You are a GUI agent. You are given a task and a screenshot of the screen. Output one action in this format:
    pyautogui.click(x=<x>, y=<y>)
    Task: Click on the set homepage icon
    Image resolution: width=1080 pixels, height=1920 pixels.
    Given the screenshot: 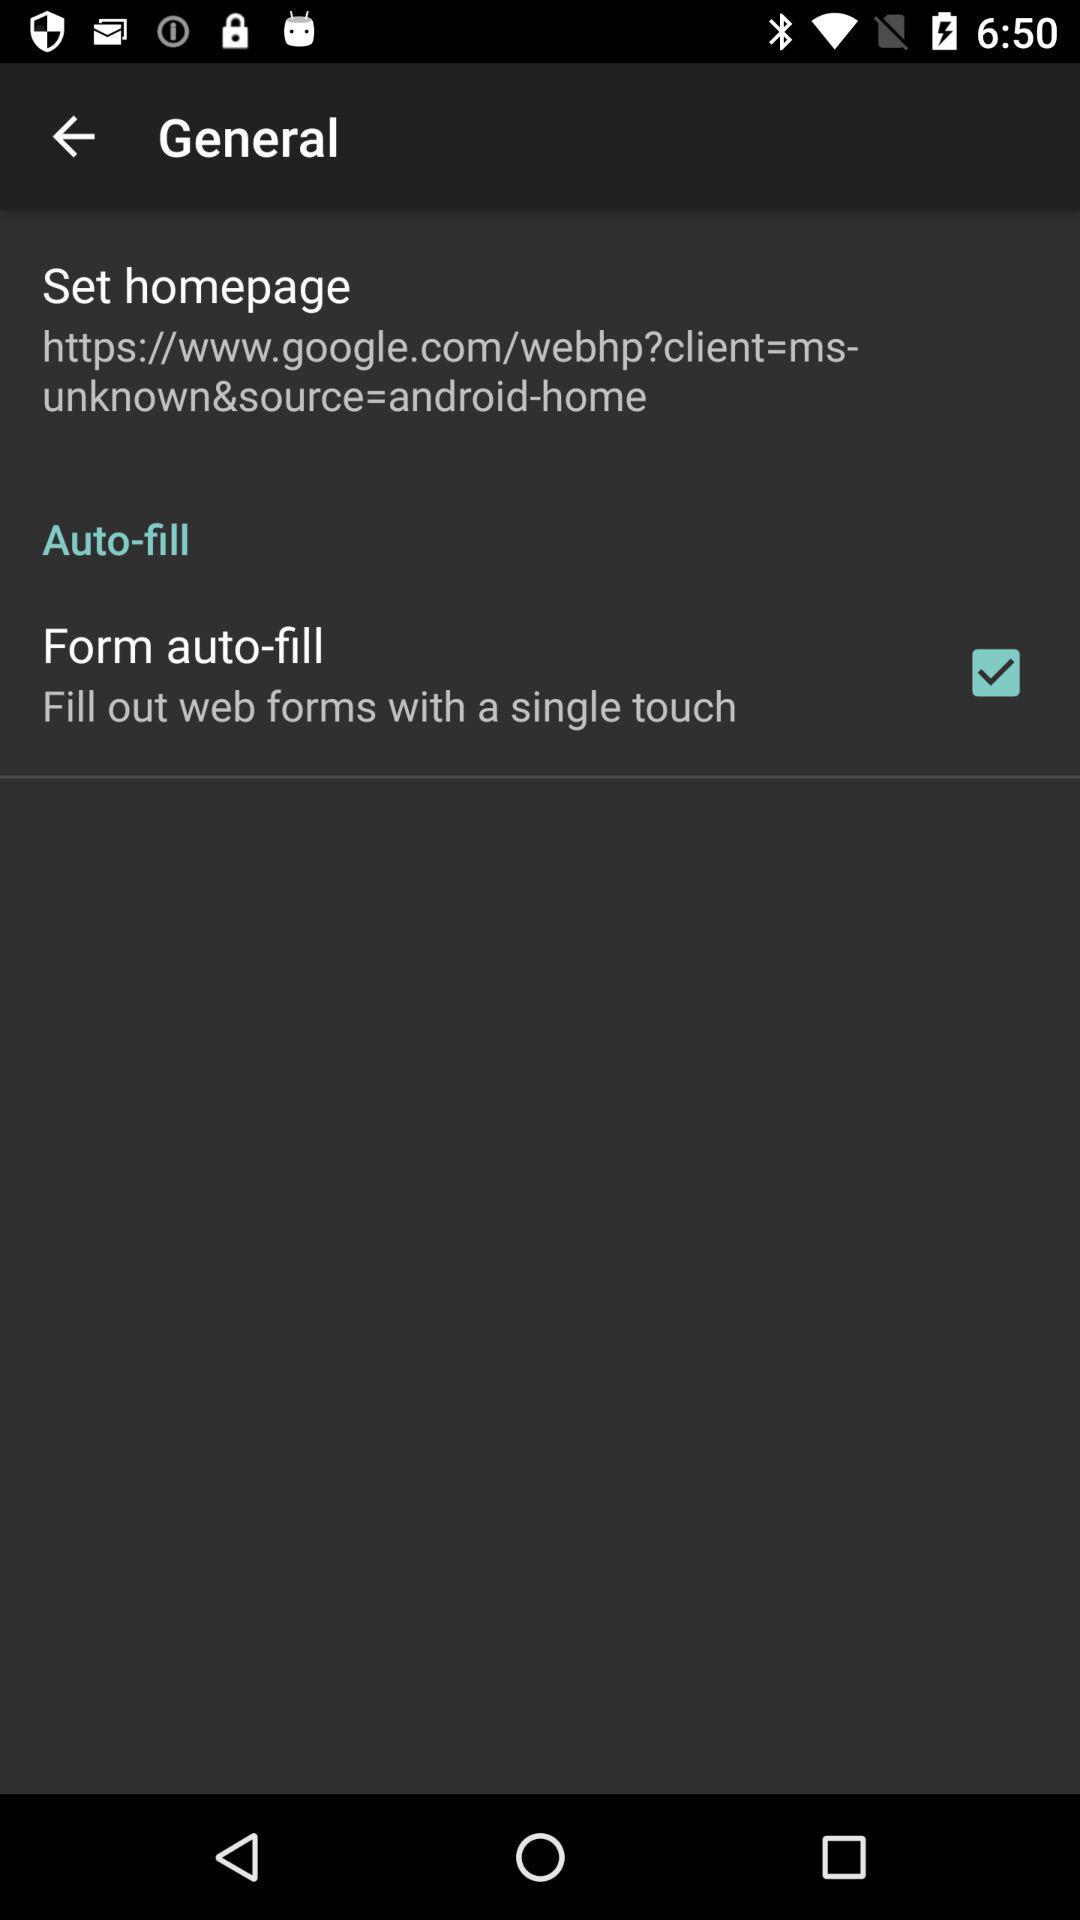 What is the action you would take?
    pyautogui.click(x=196, y=283)
    